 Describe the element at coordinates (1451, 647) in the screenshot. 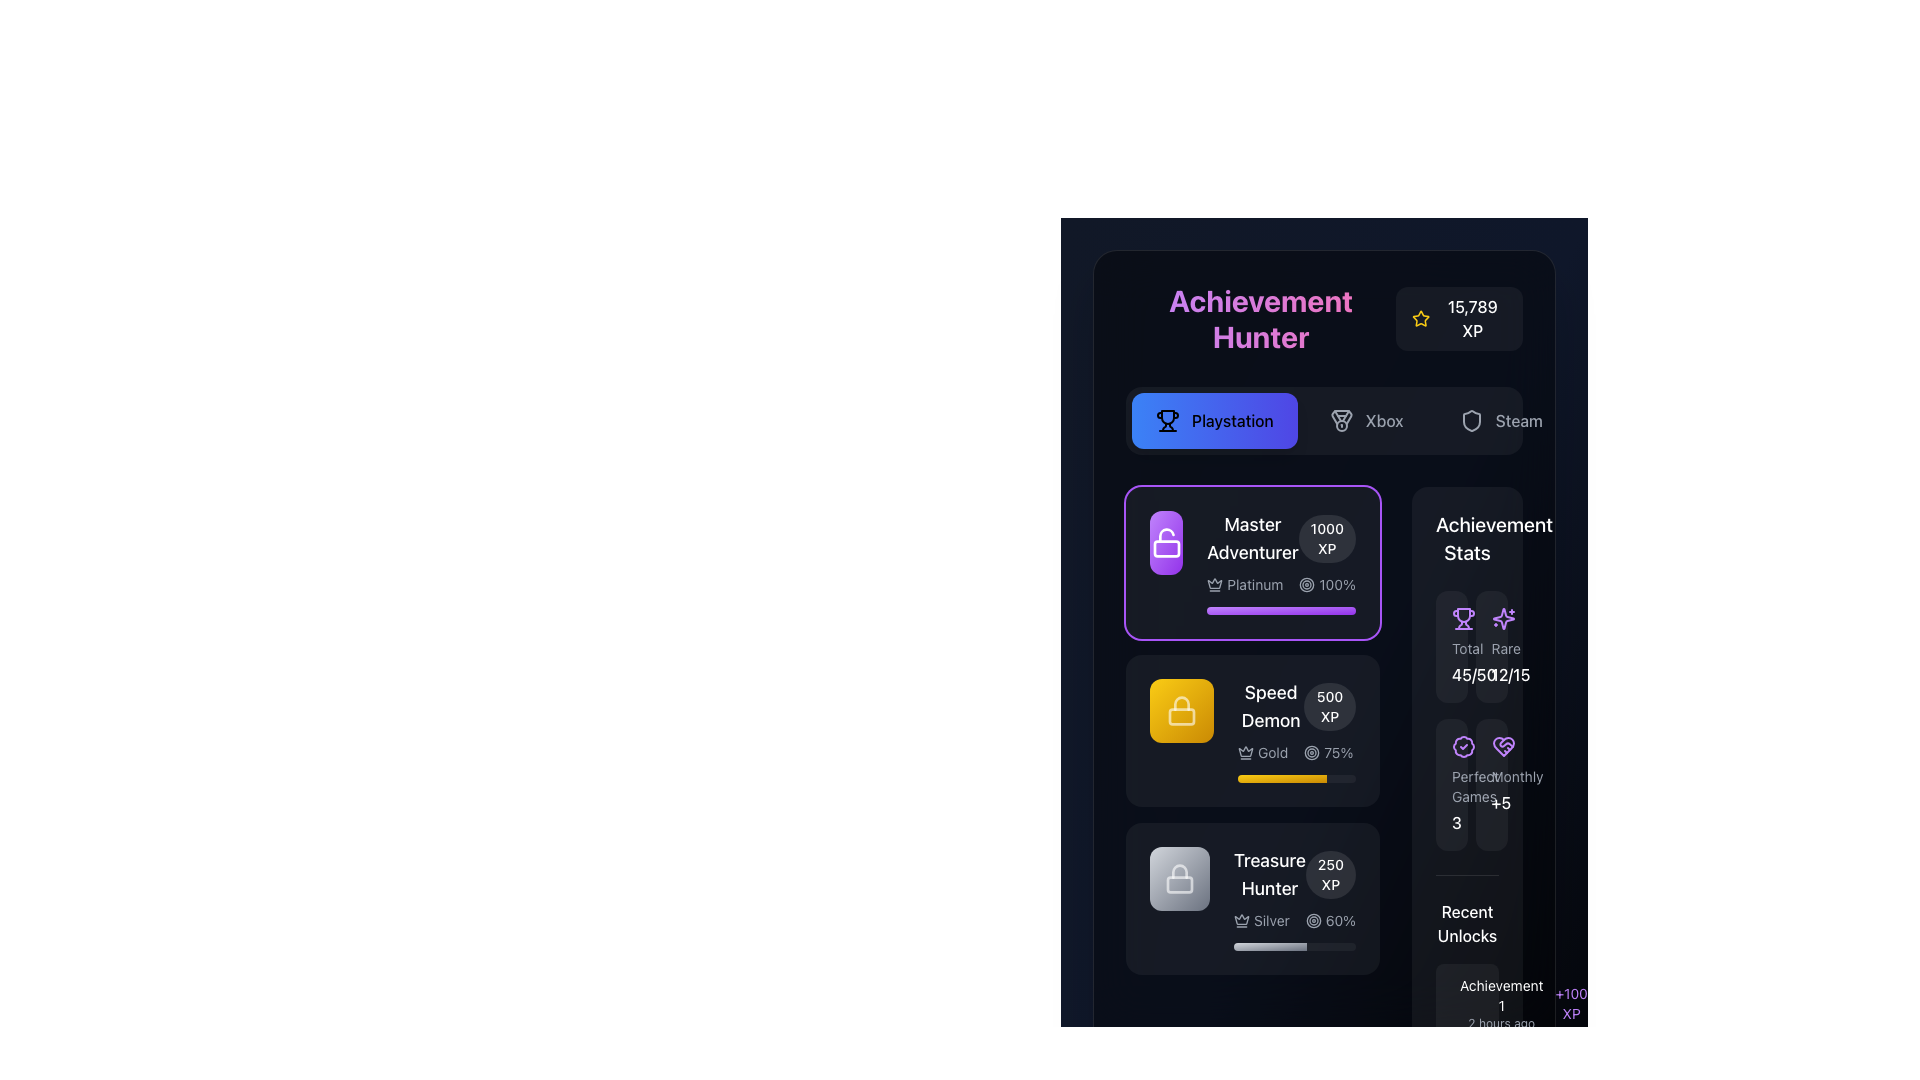

I see `text information from the Card displaying summary information labeled 'Total' with the numeric value '45/50', located in the top-left quadrant of a grid layout` at that location.